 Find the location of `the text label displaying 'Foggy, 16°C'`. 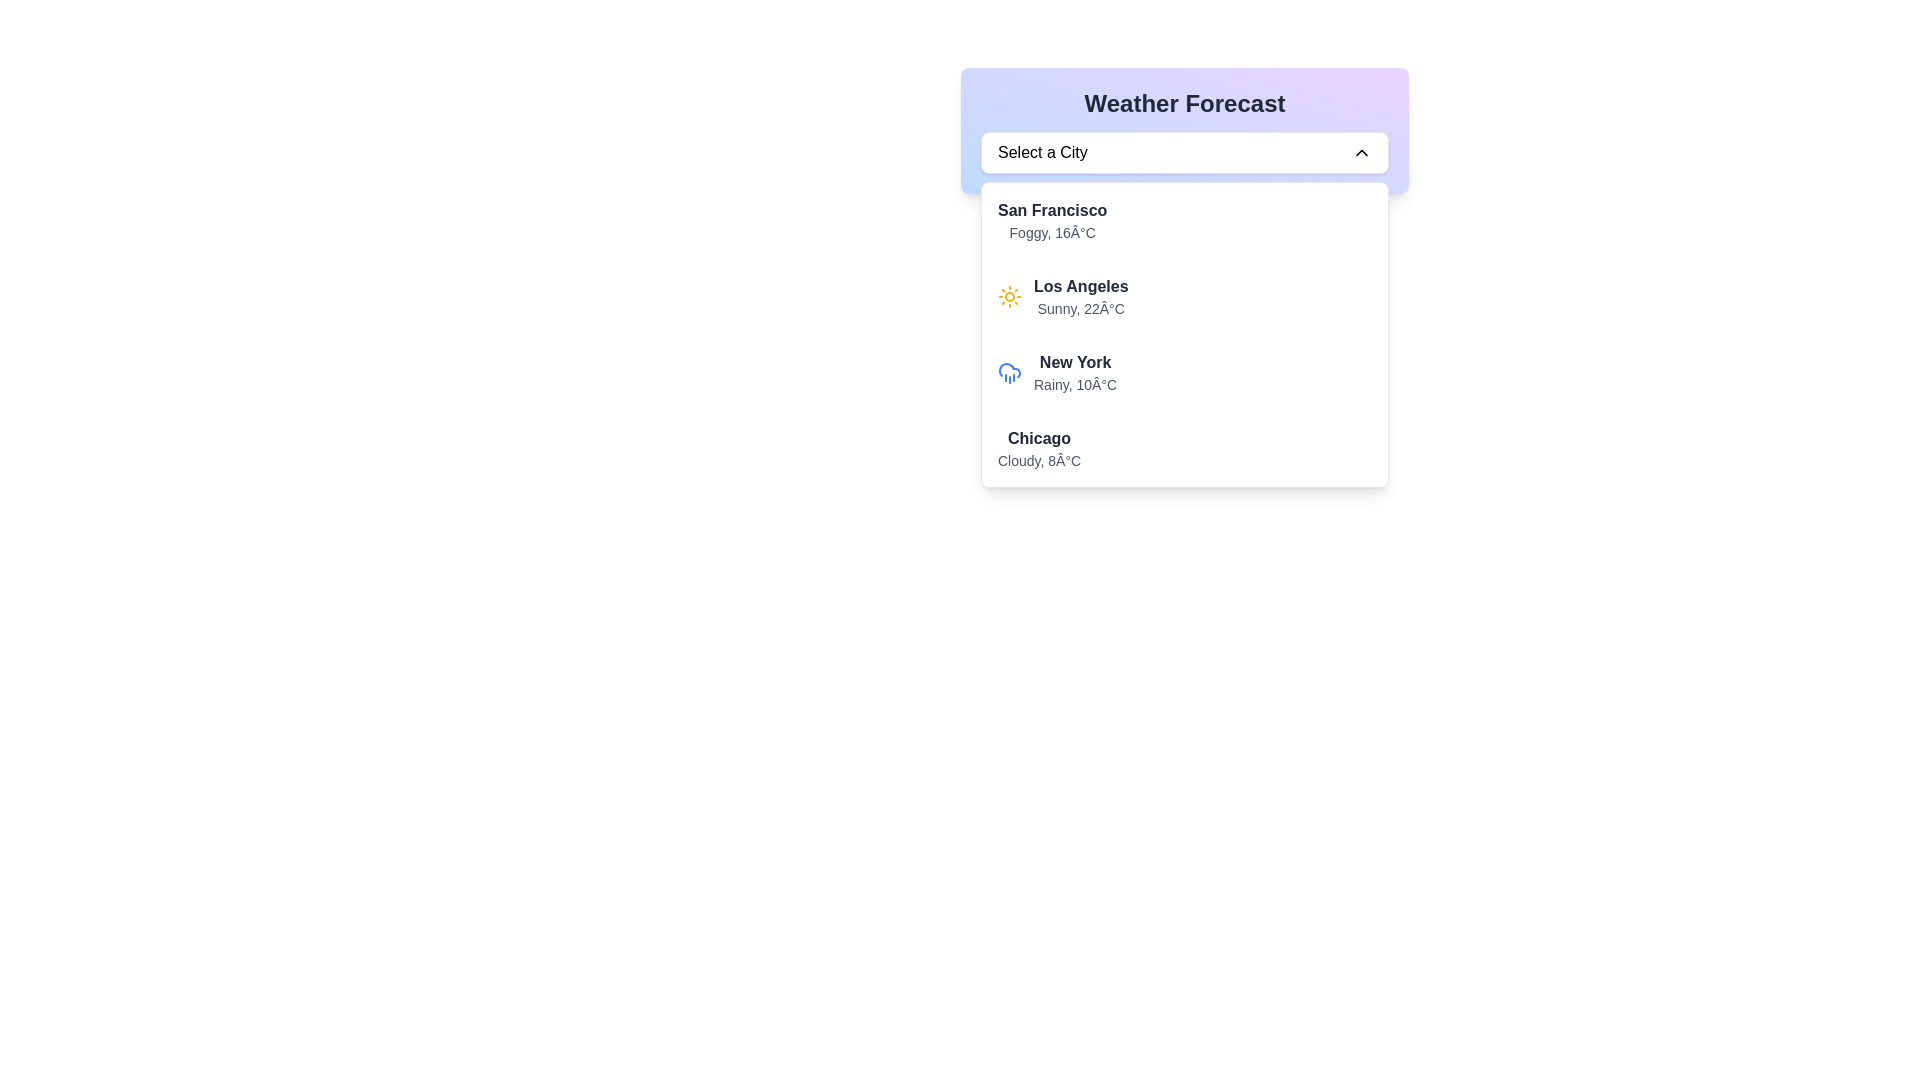

the text label displaying 'Foggy, 16°C' is located at coordinates (1051, 231).